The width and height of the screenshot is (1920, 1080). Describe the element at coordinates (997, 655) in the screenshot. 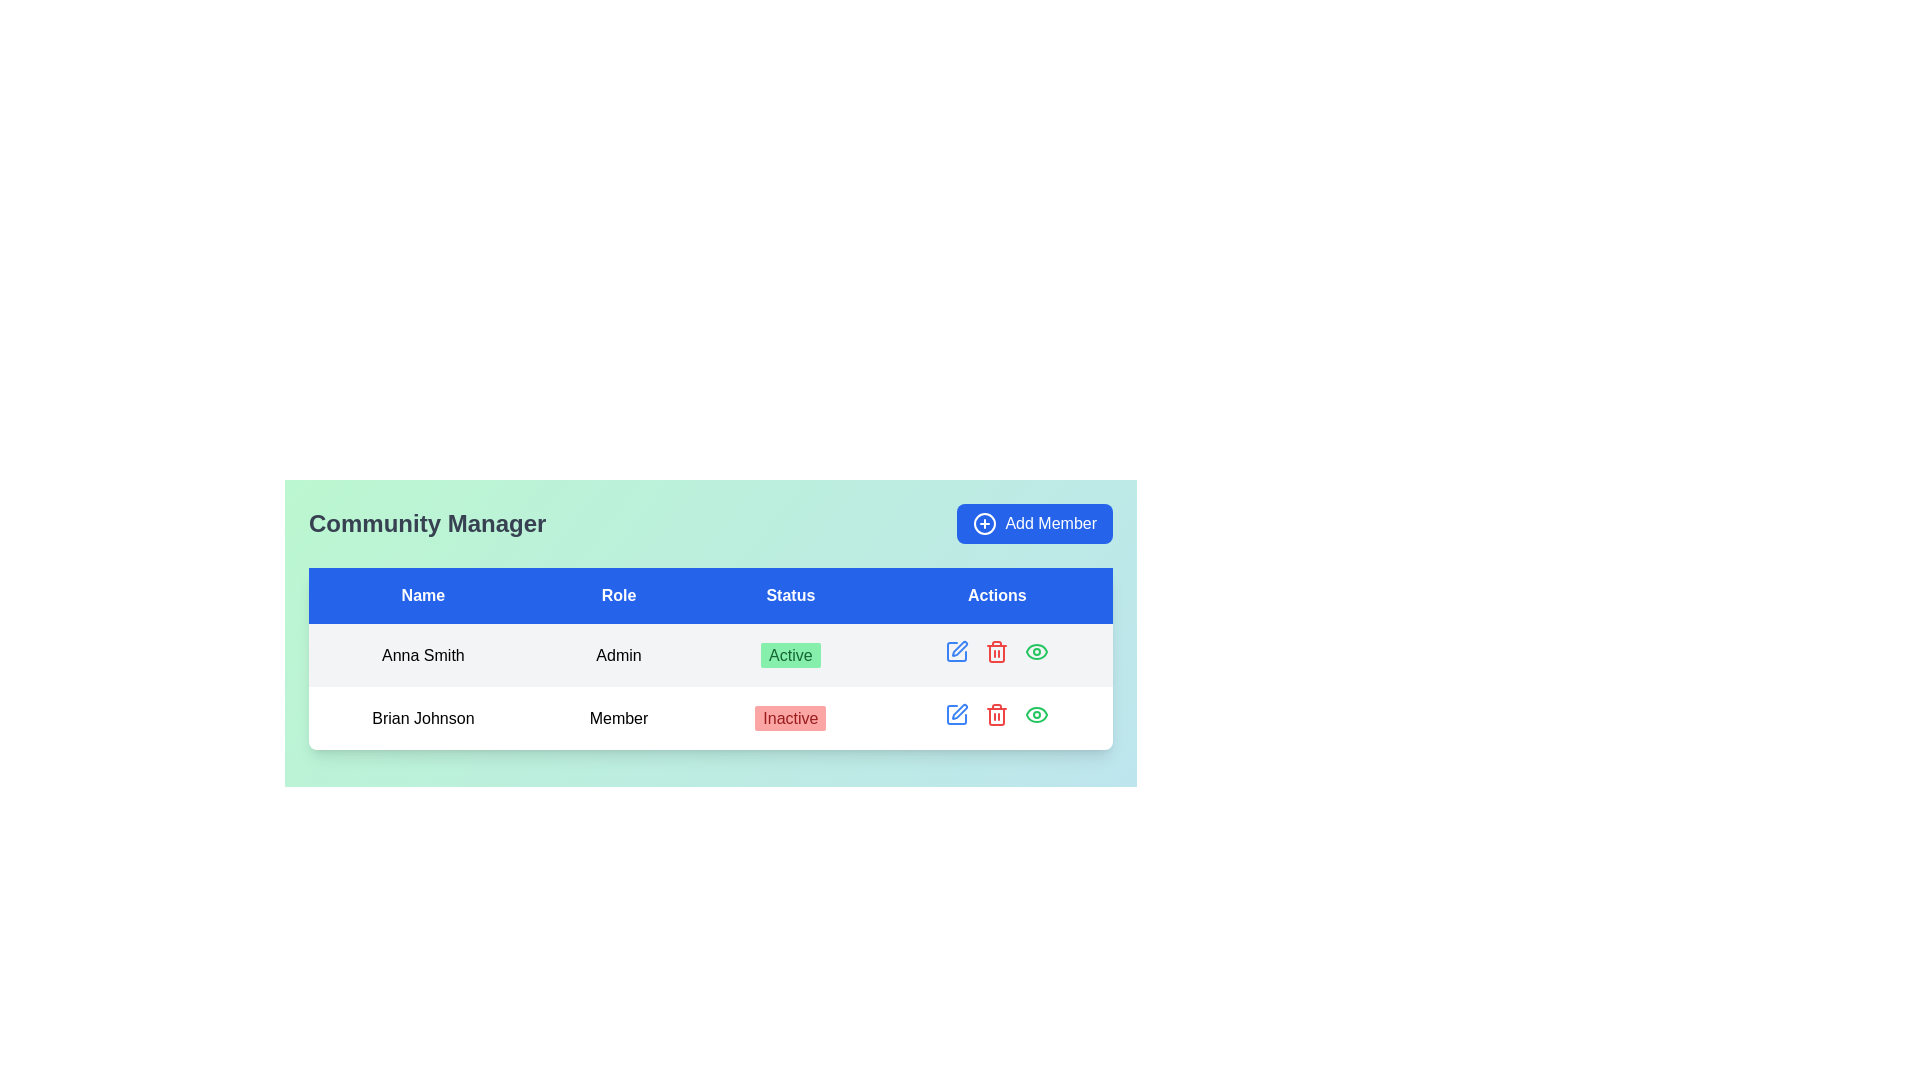

I see `the icon button group located in the last column of the first row, associated with 'Anna Smith'` at that location.